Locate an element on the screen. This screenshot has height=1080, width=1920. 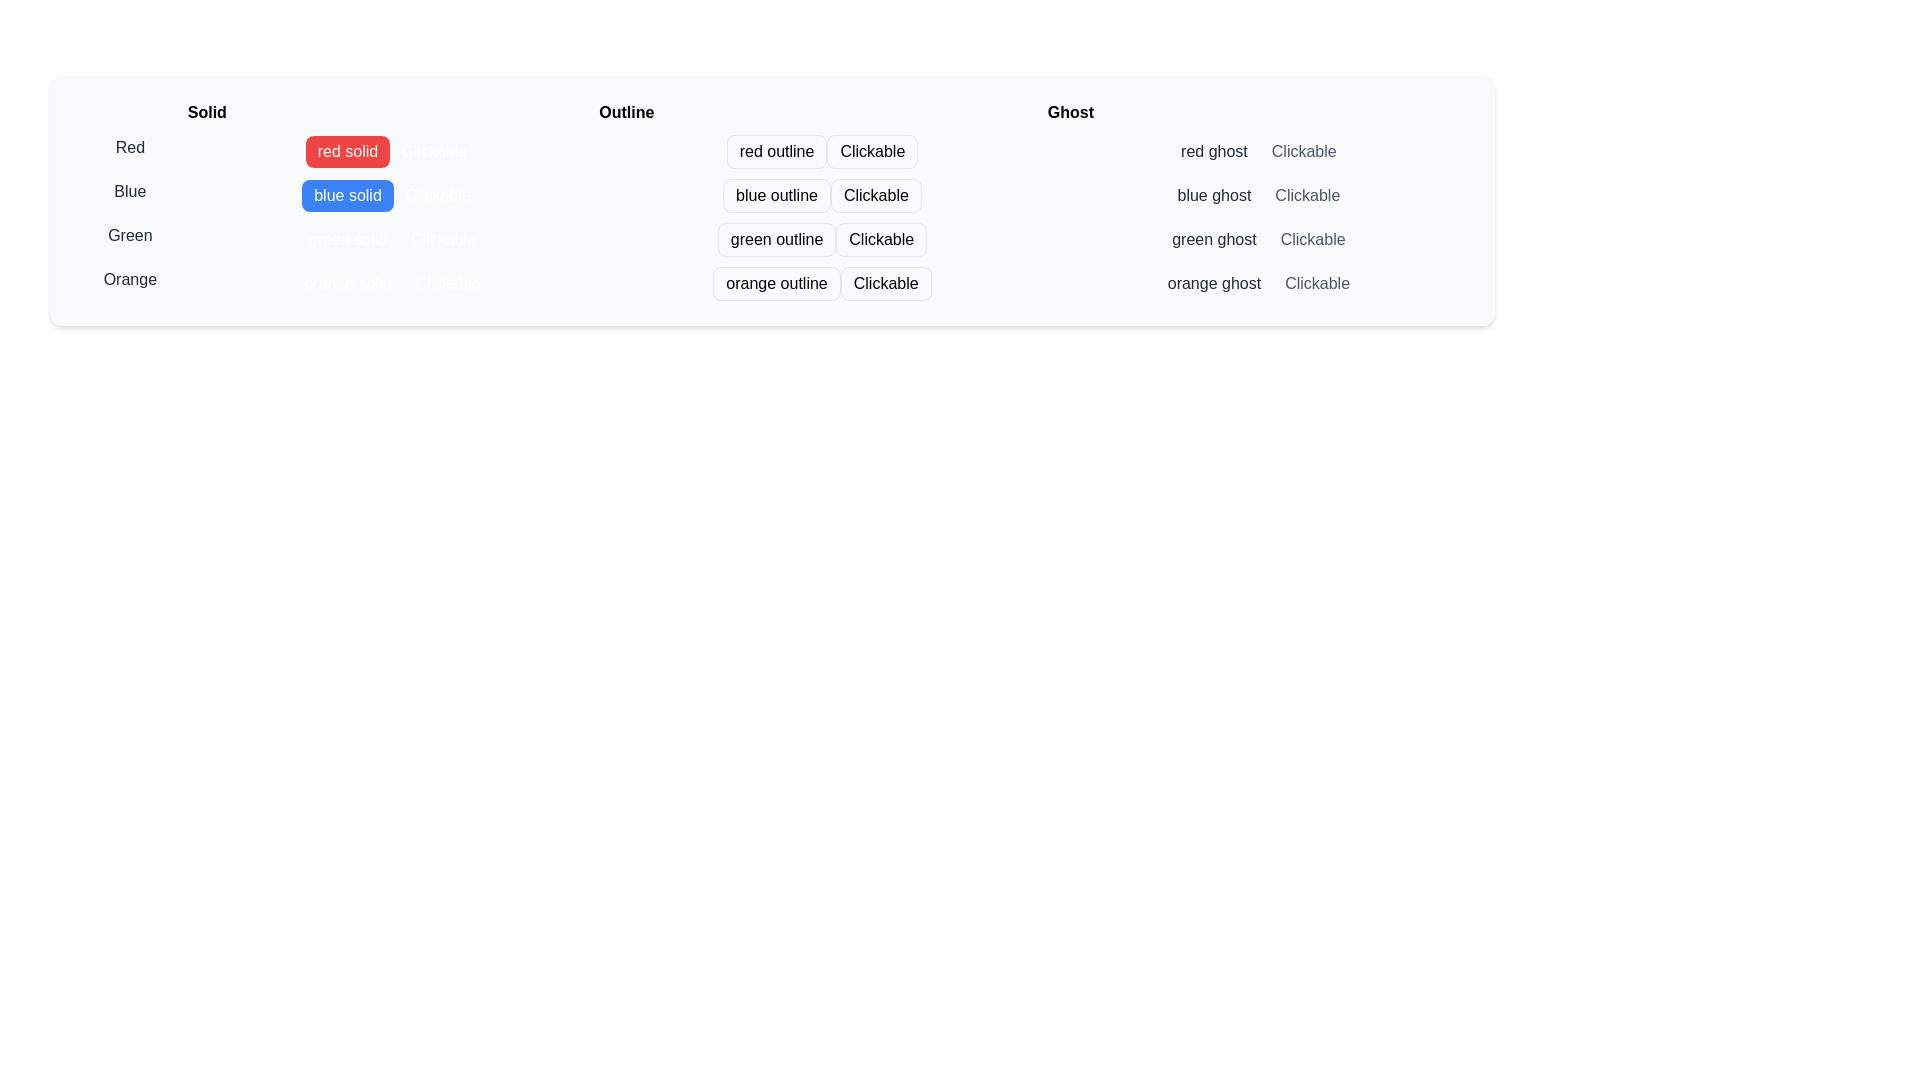
the rounded rectangular button labeled 'Clickable' with an orange text and border, located in the 'Outline' section under 'Orange', as the second element is located at coordinates (885, 284).